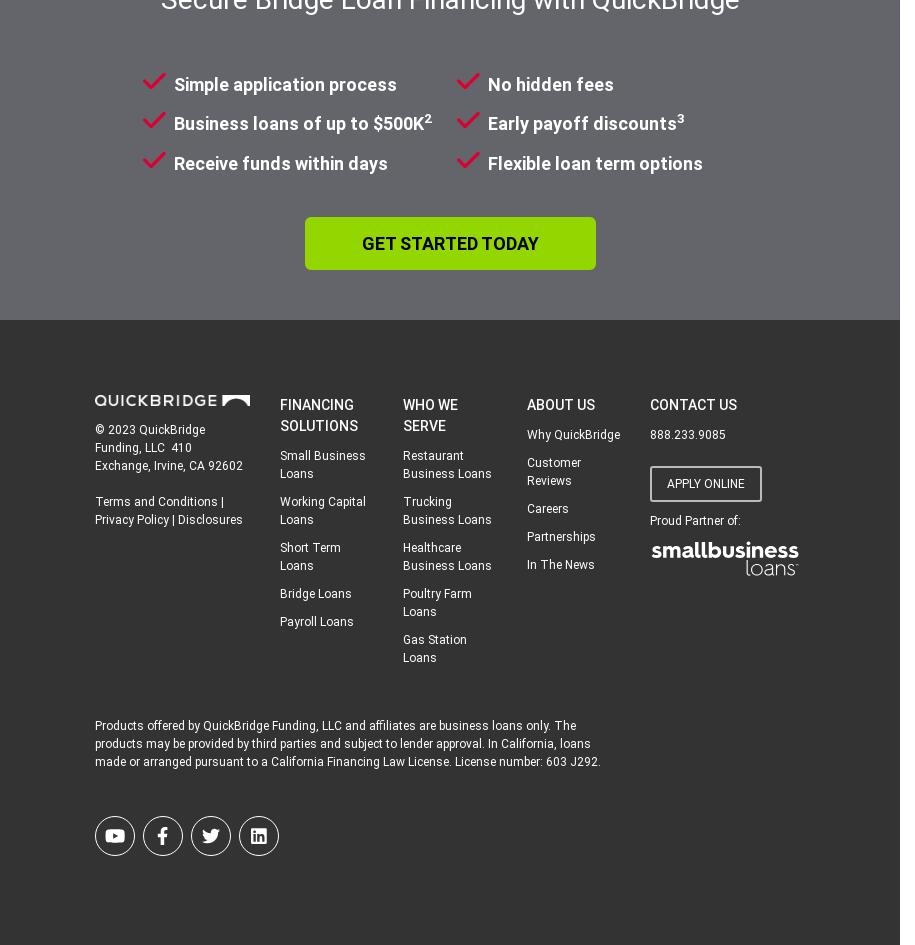 This screenshot has height=945, width=915. Describe the element at coordinates (278, 592) in the screenshot. I see `'Bridge Loans'` at that location.